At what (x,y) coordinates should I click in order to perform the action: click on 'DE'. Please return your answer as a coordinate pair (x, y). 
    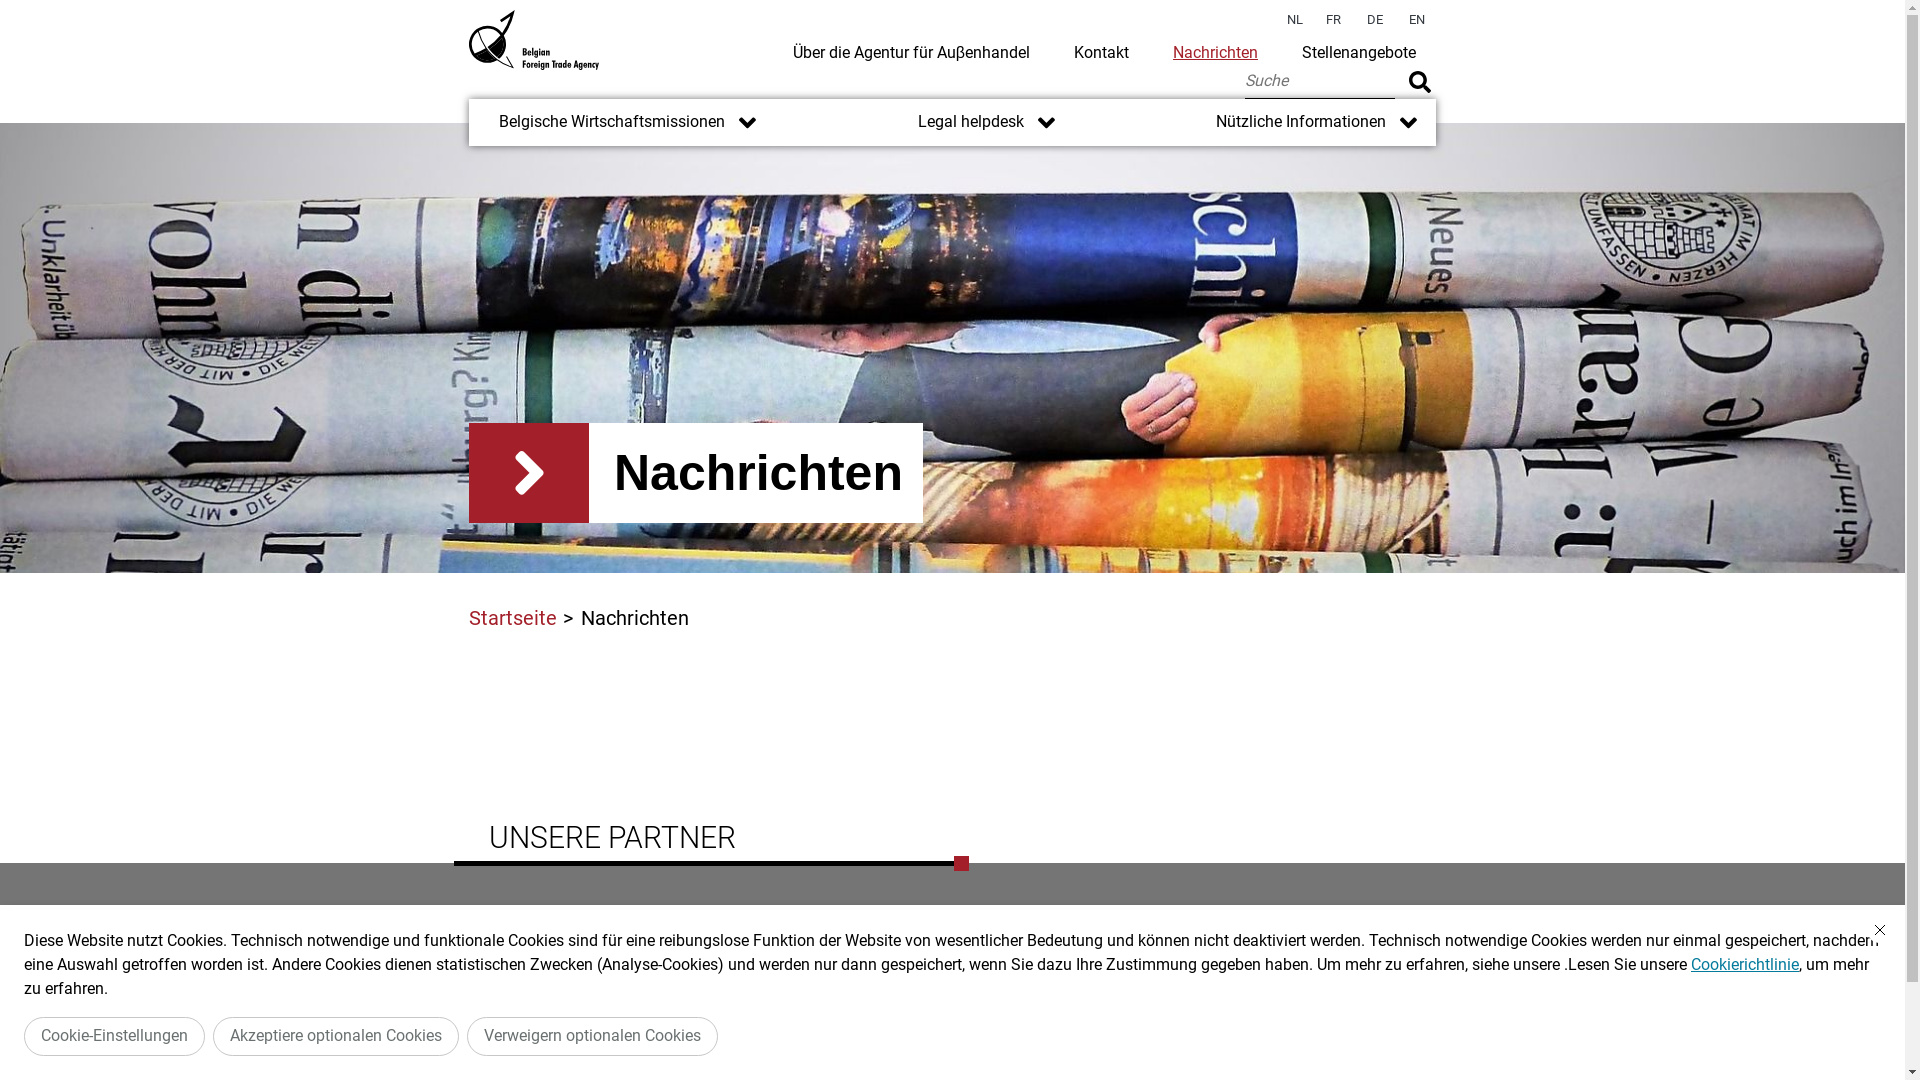
    Looking at the image, I should click on (1358, 20).